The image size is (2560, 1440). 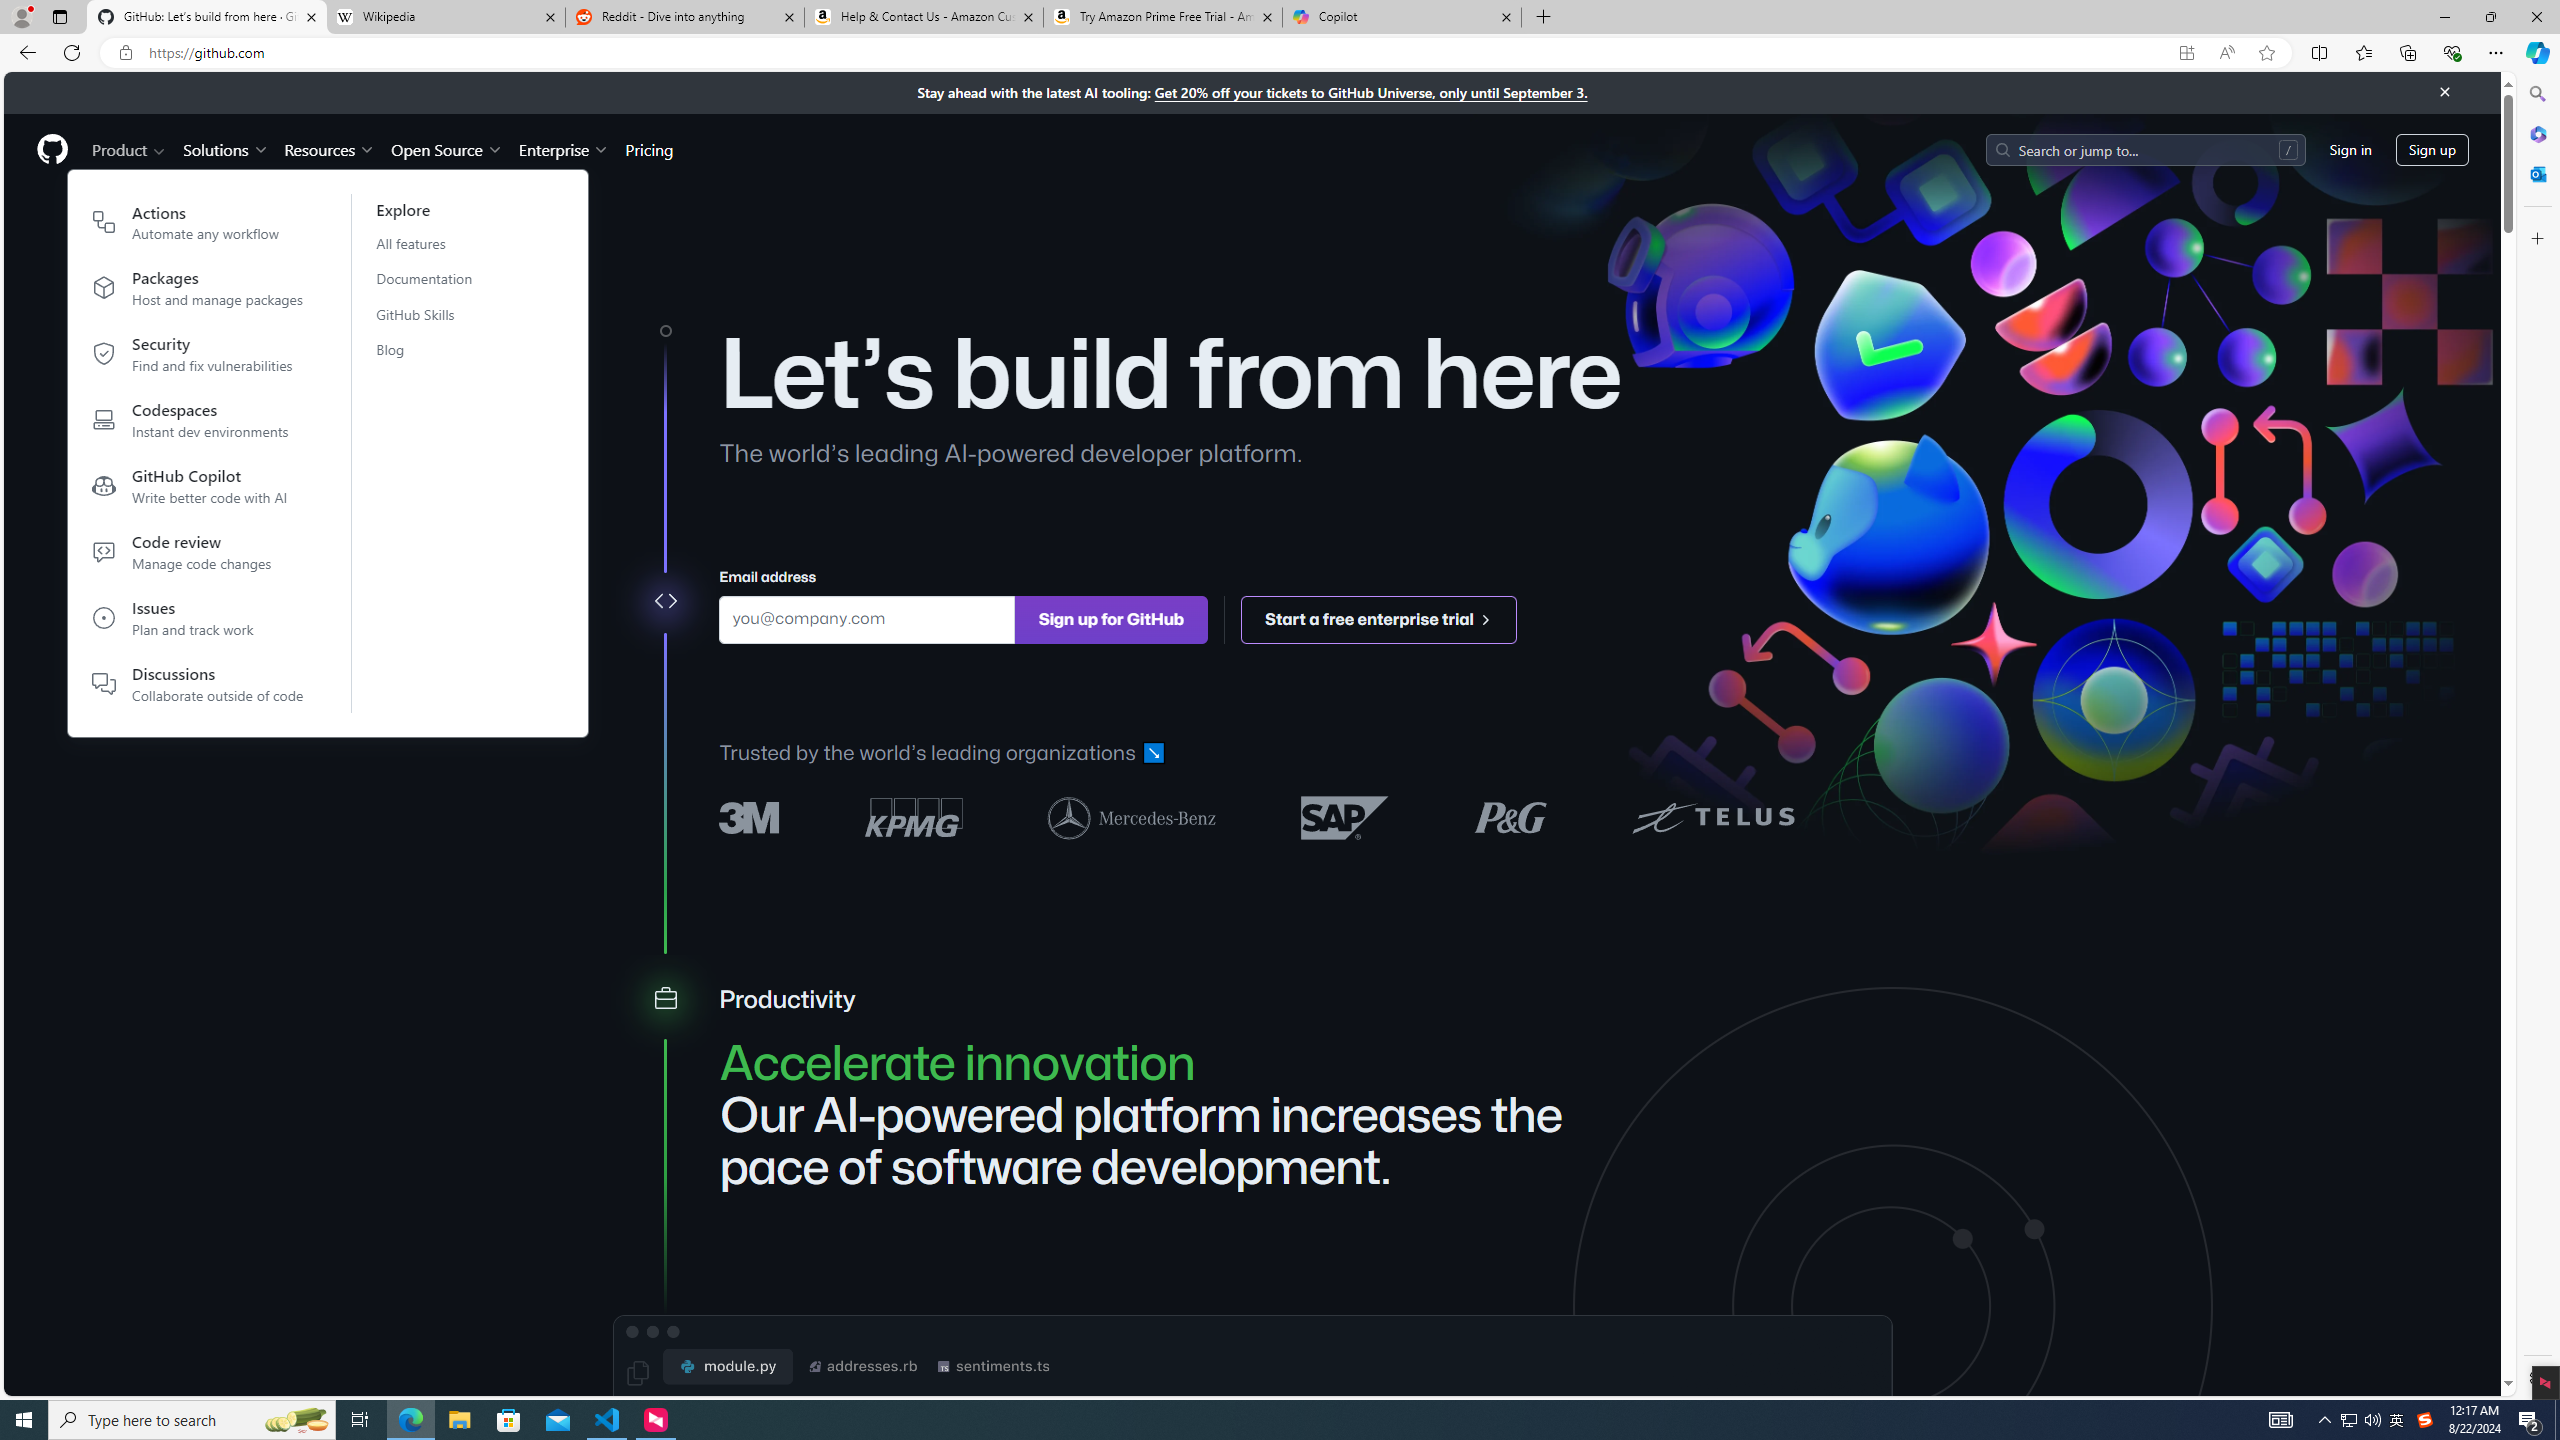 I want to click on 'App available. Install GitHub', so click(x=2185, y=53).